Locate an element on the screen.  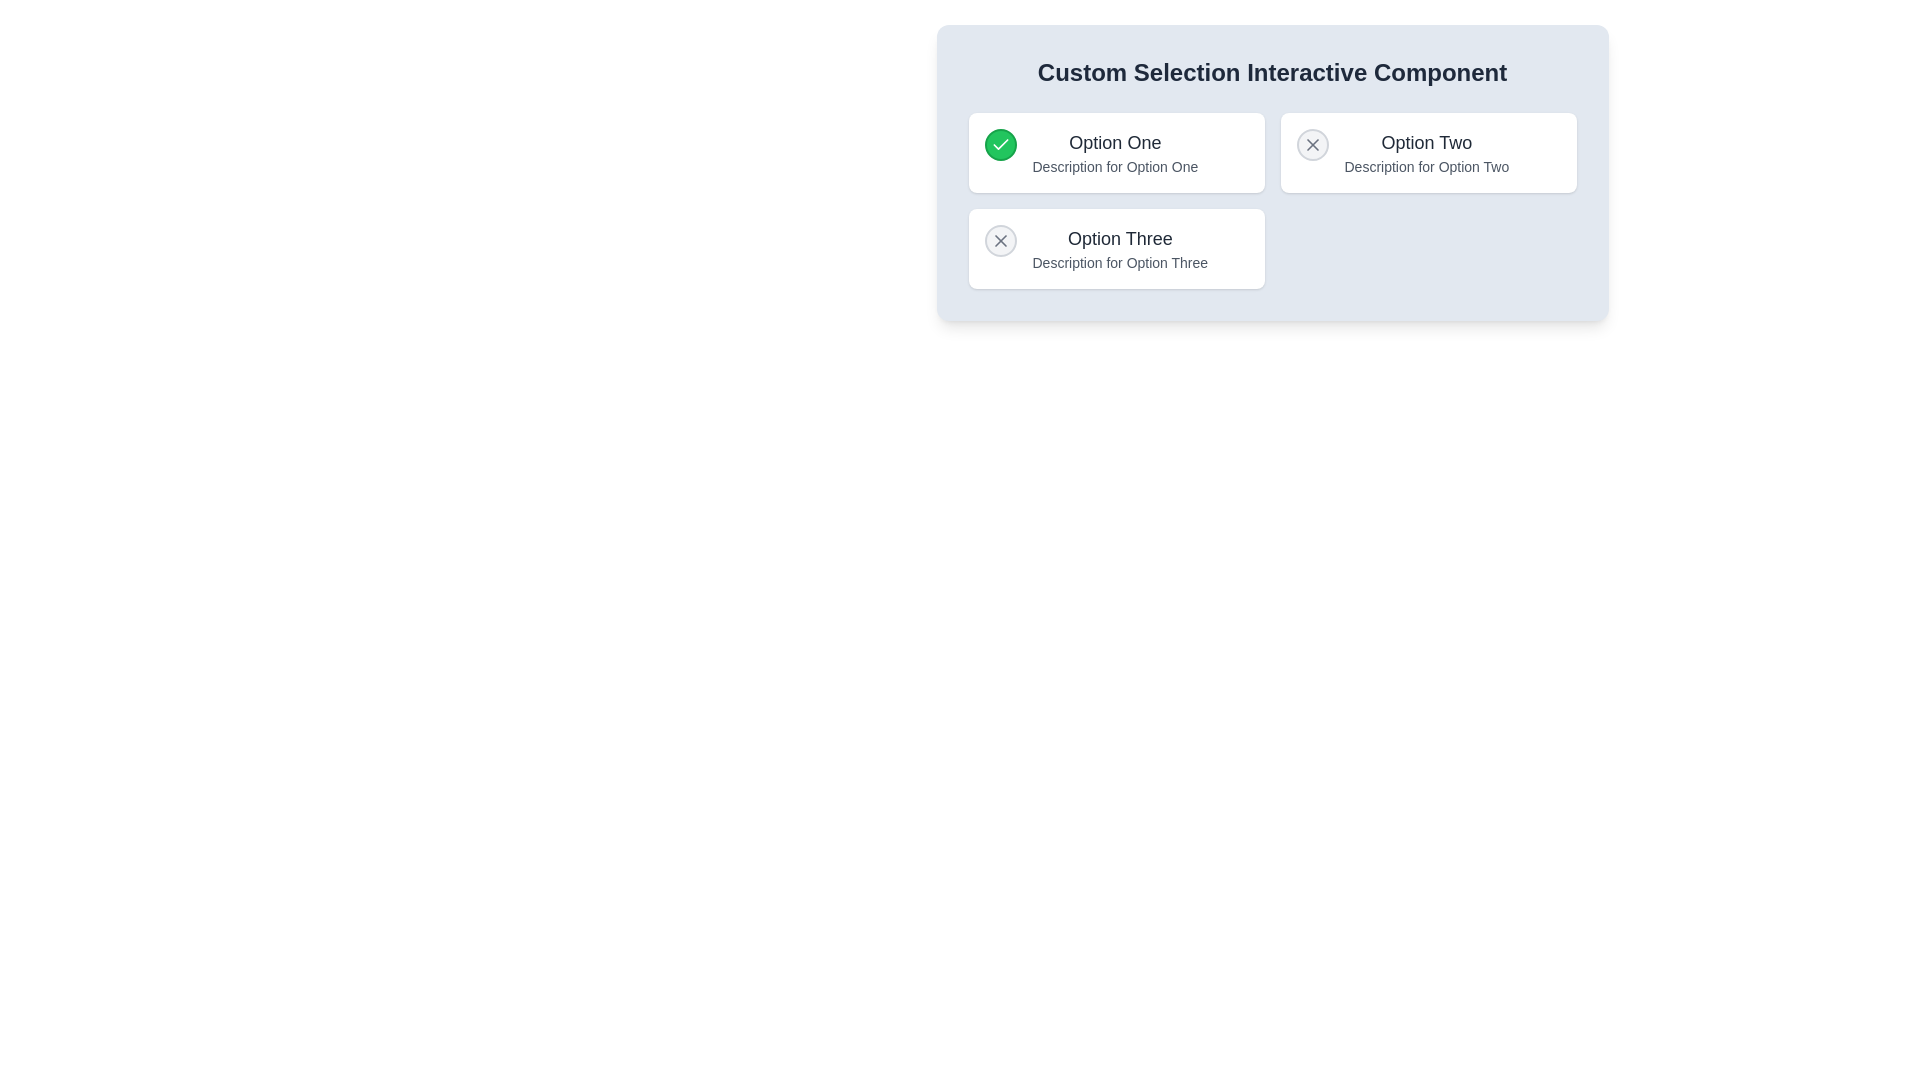
the circular button with an 'X' icon located in the top-left corner of the 'Option Three' box for accessibility interaction is located at coordinates (1000, 239).